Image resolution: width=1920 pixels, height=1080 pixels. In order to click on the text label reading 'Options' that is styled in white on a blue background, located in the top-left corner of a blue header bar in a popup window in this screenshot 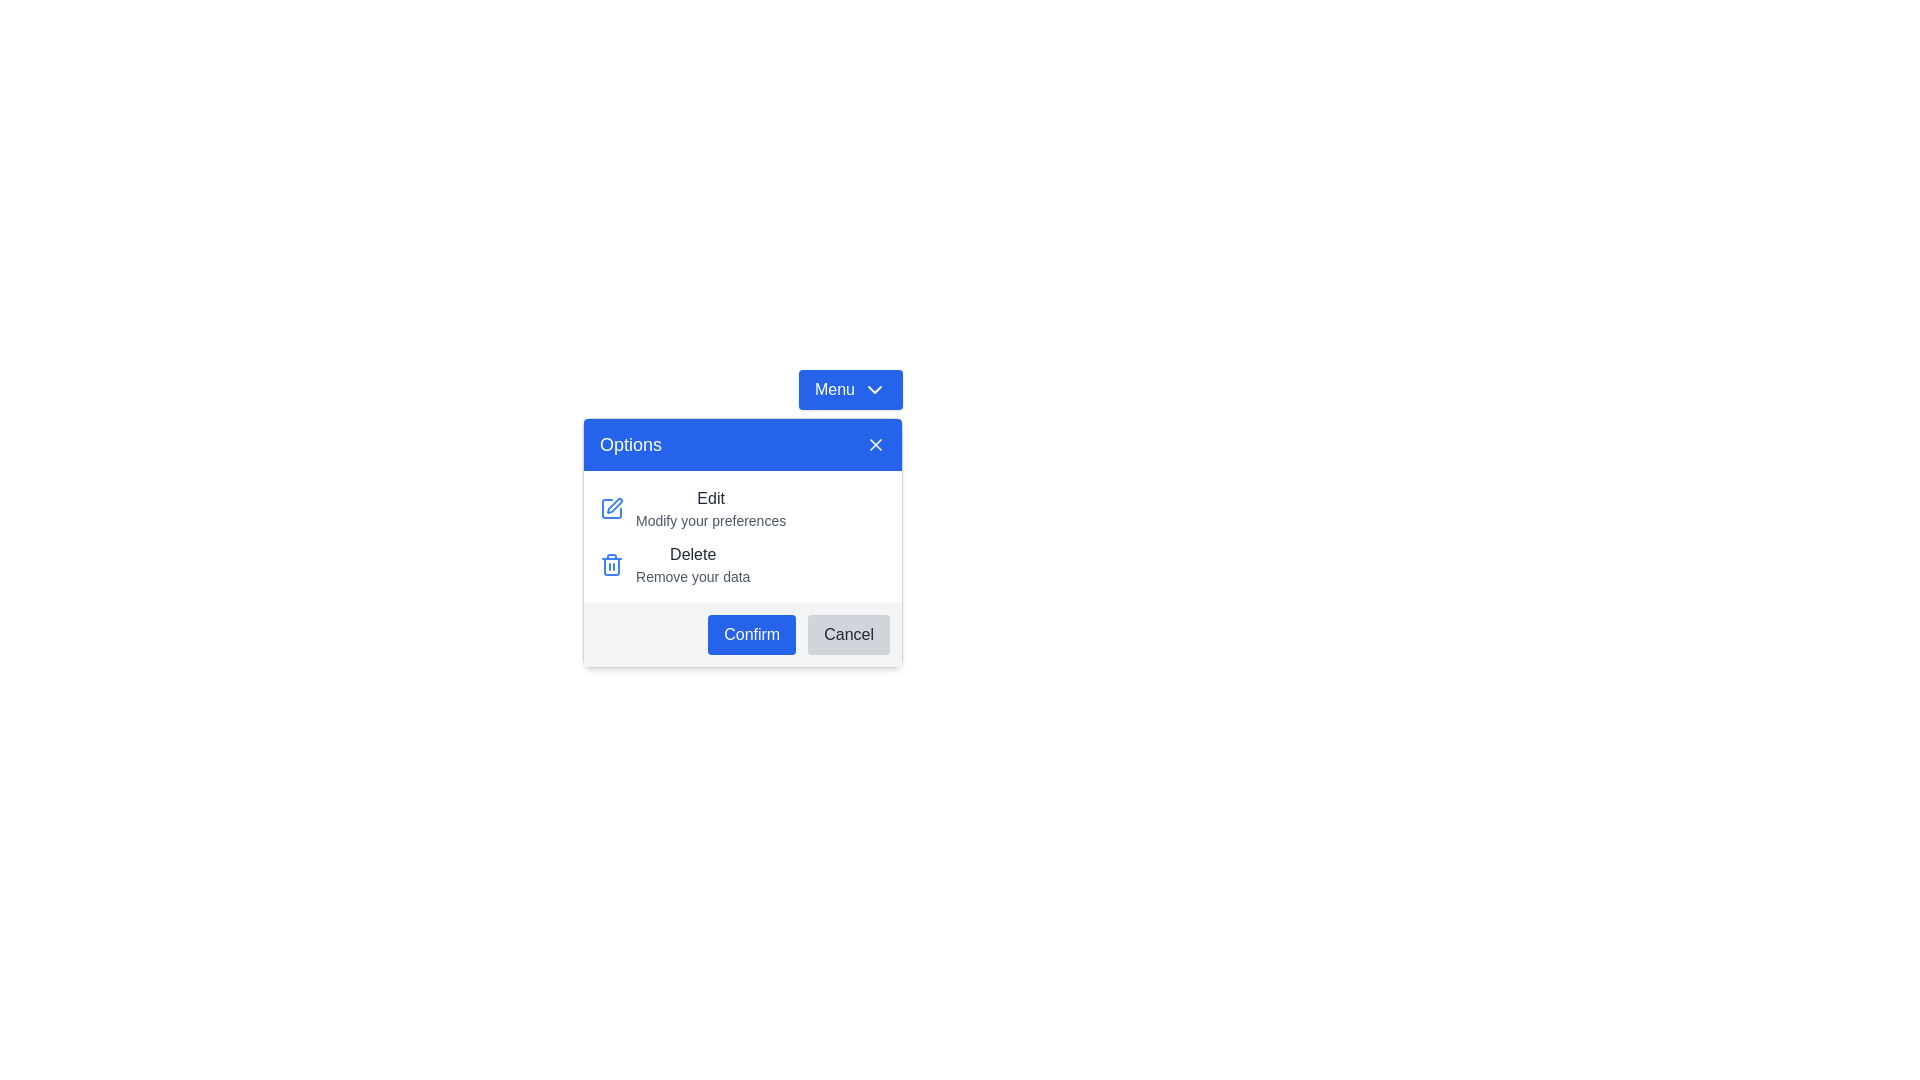, I will do `click(630, 443)`.